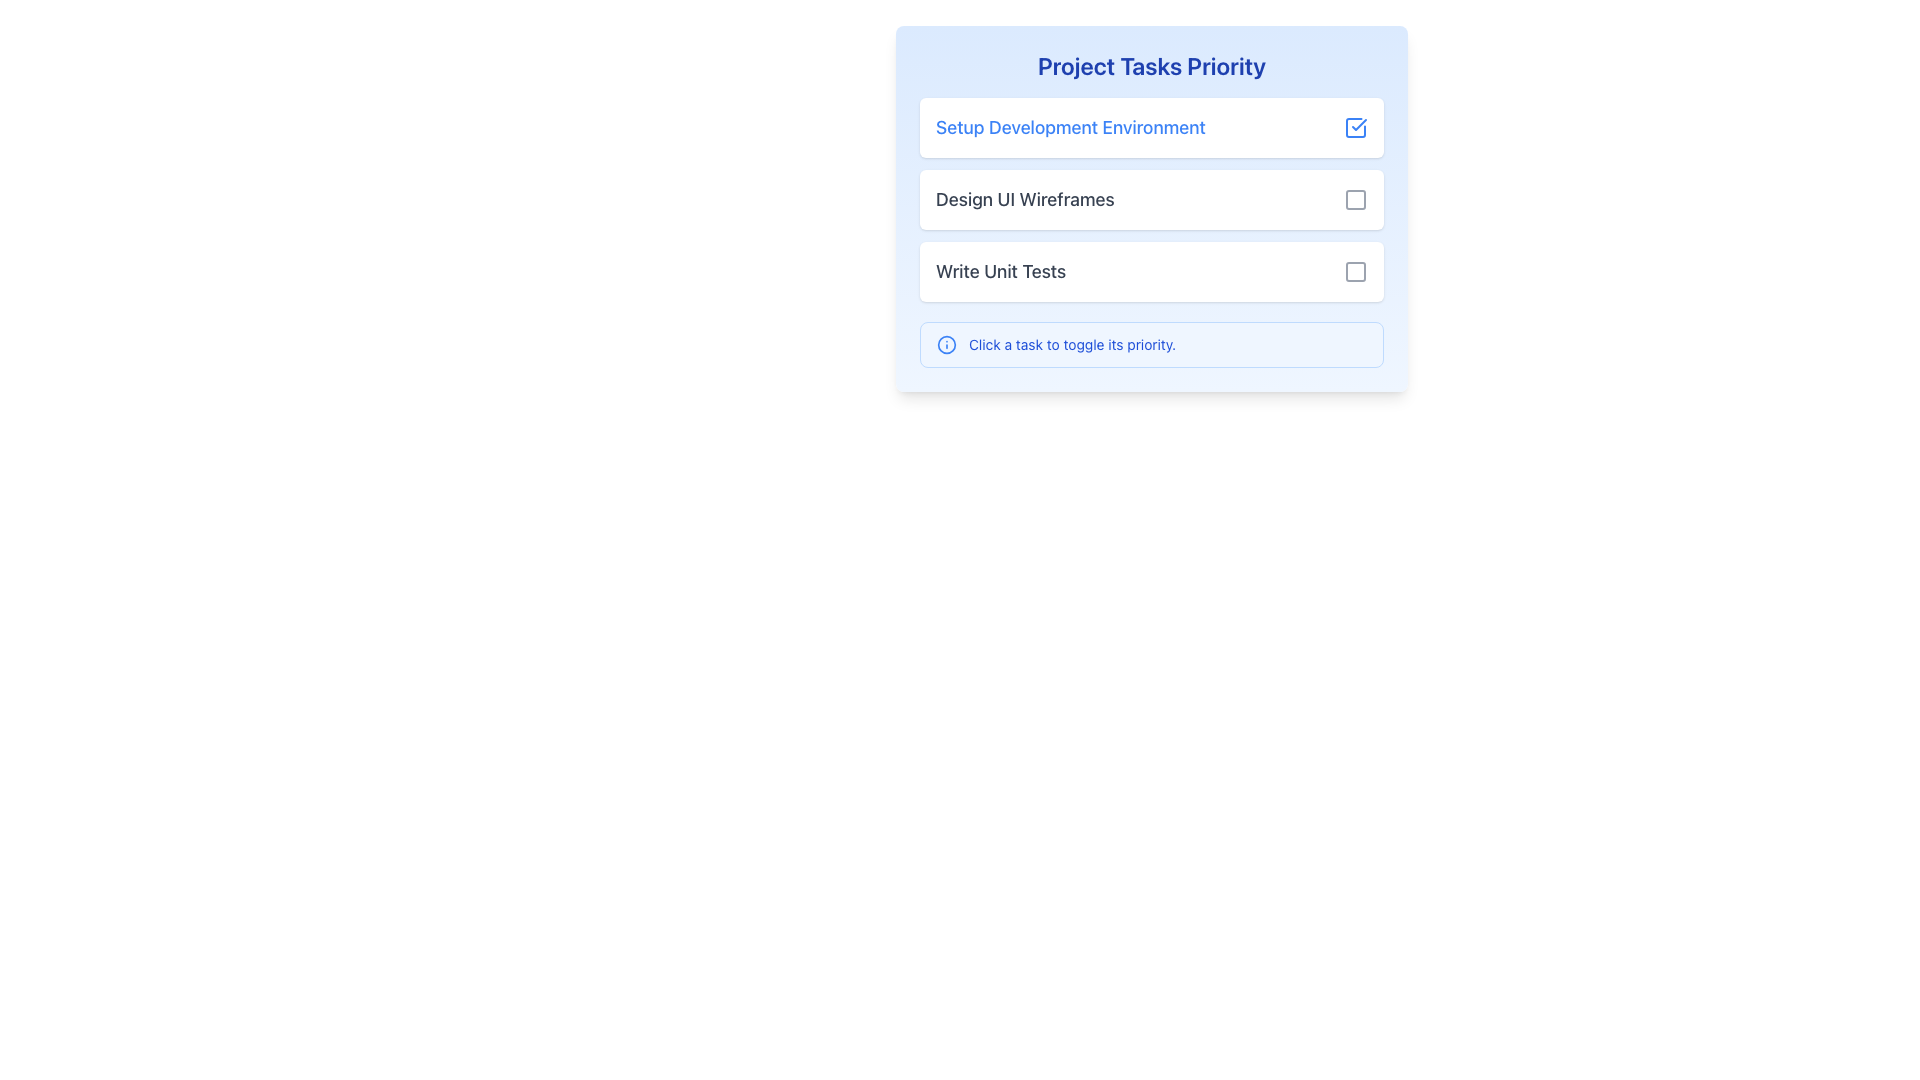  What do you see at coordinates (1356, 127) in the screenshot?
I see `the square outline of the checkbox icon located to the right of the text 'Setup Development Environment'` at bounding box center [1356, 127].